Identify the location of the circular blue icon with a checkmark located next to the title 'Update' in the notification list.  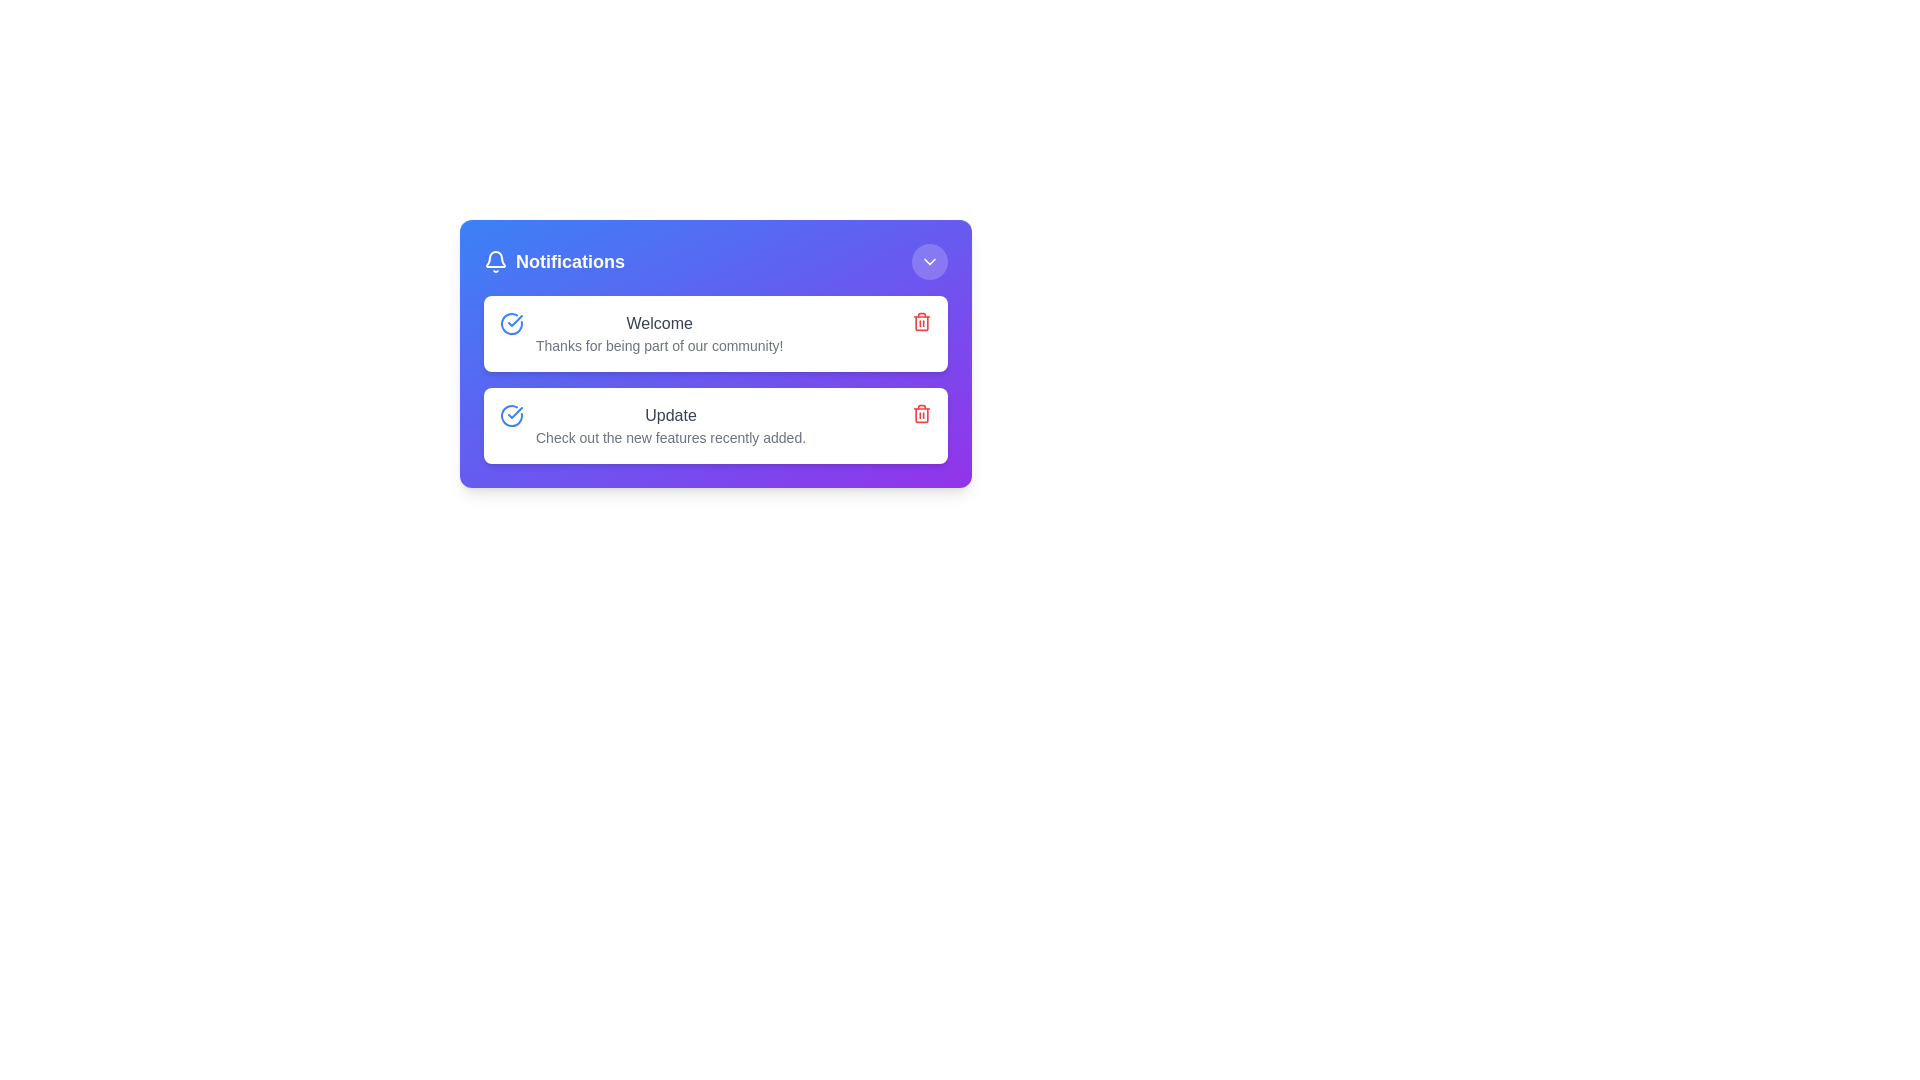
(512, 415).